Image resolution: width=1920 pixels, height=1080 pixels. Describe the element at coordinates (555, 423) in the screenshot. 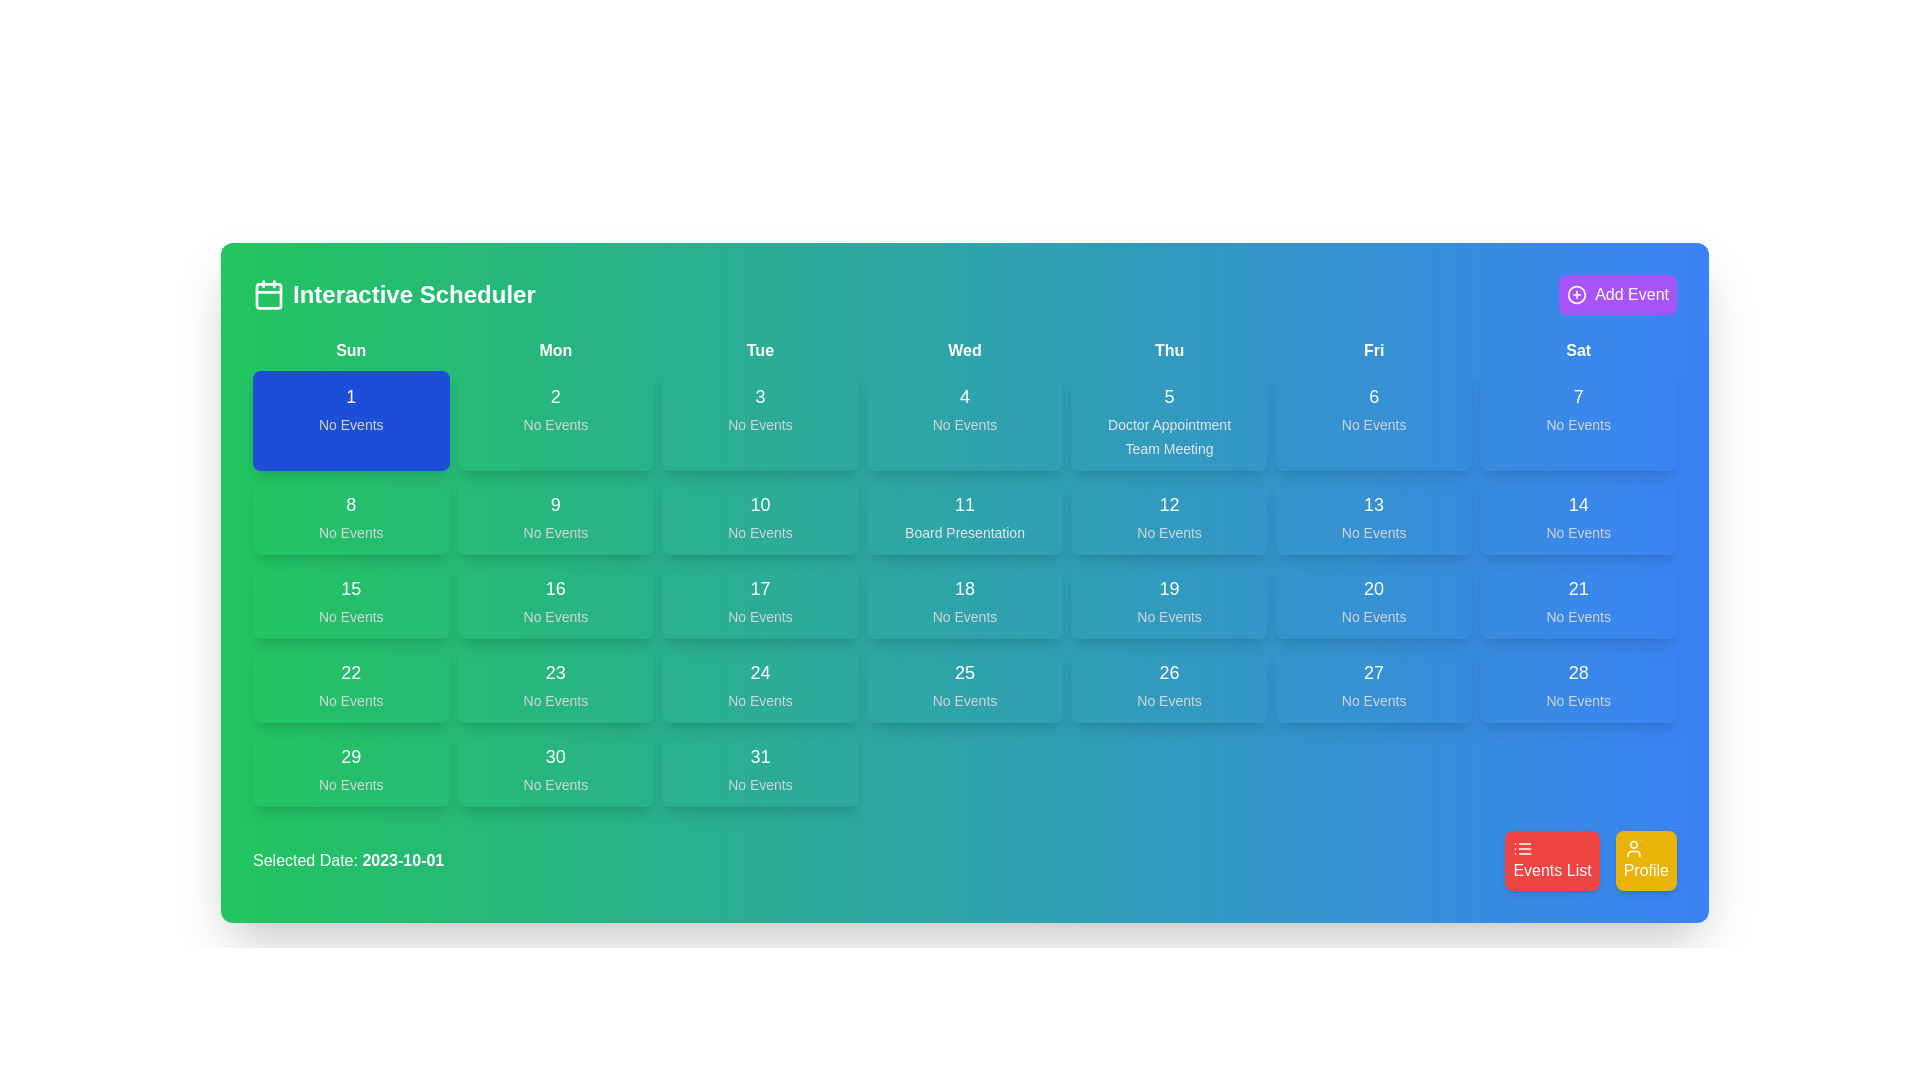

I see `text content of the label indicating that there are no scheduled events for Monday, October 2nd, located in the second column of the calendar grid below the numeric day label '2'` at that location.